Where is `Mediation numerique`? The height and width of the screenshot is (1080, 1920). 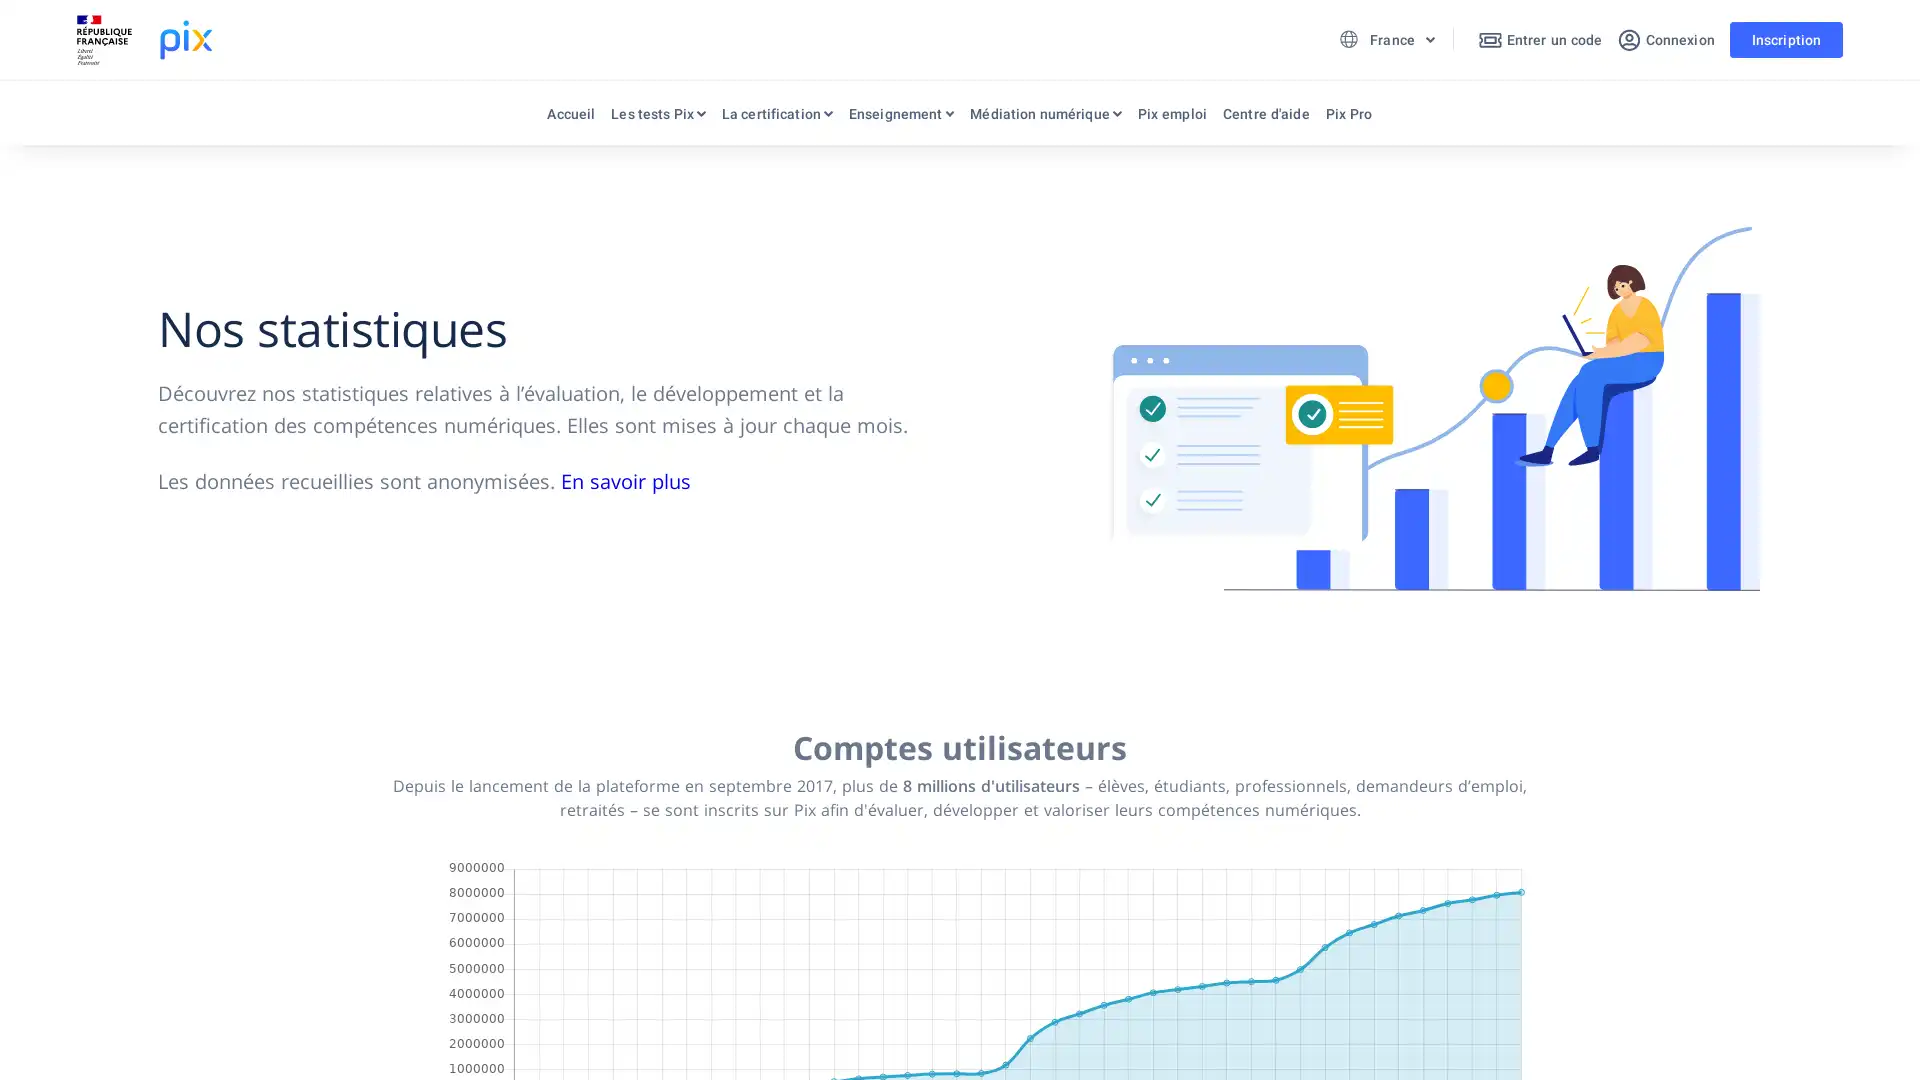 Mediation numerique is located at coordinates (1044, 118).